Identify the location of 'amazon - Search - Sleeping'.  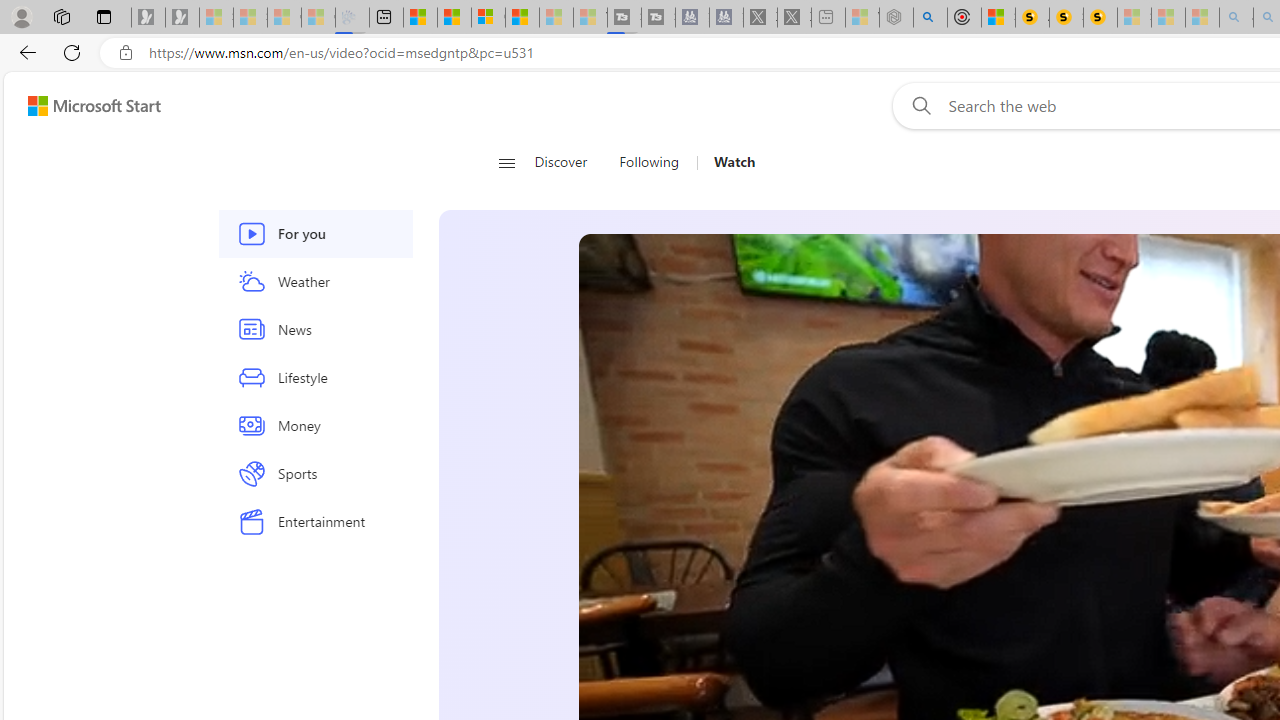
(1235, 17).